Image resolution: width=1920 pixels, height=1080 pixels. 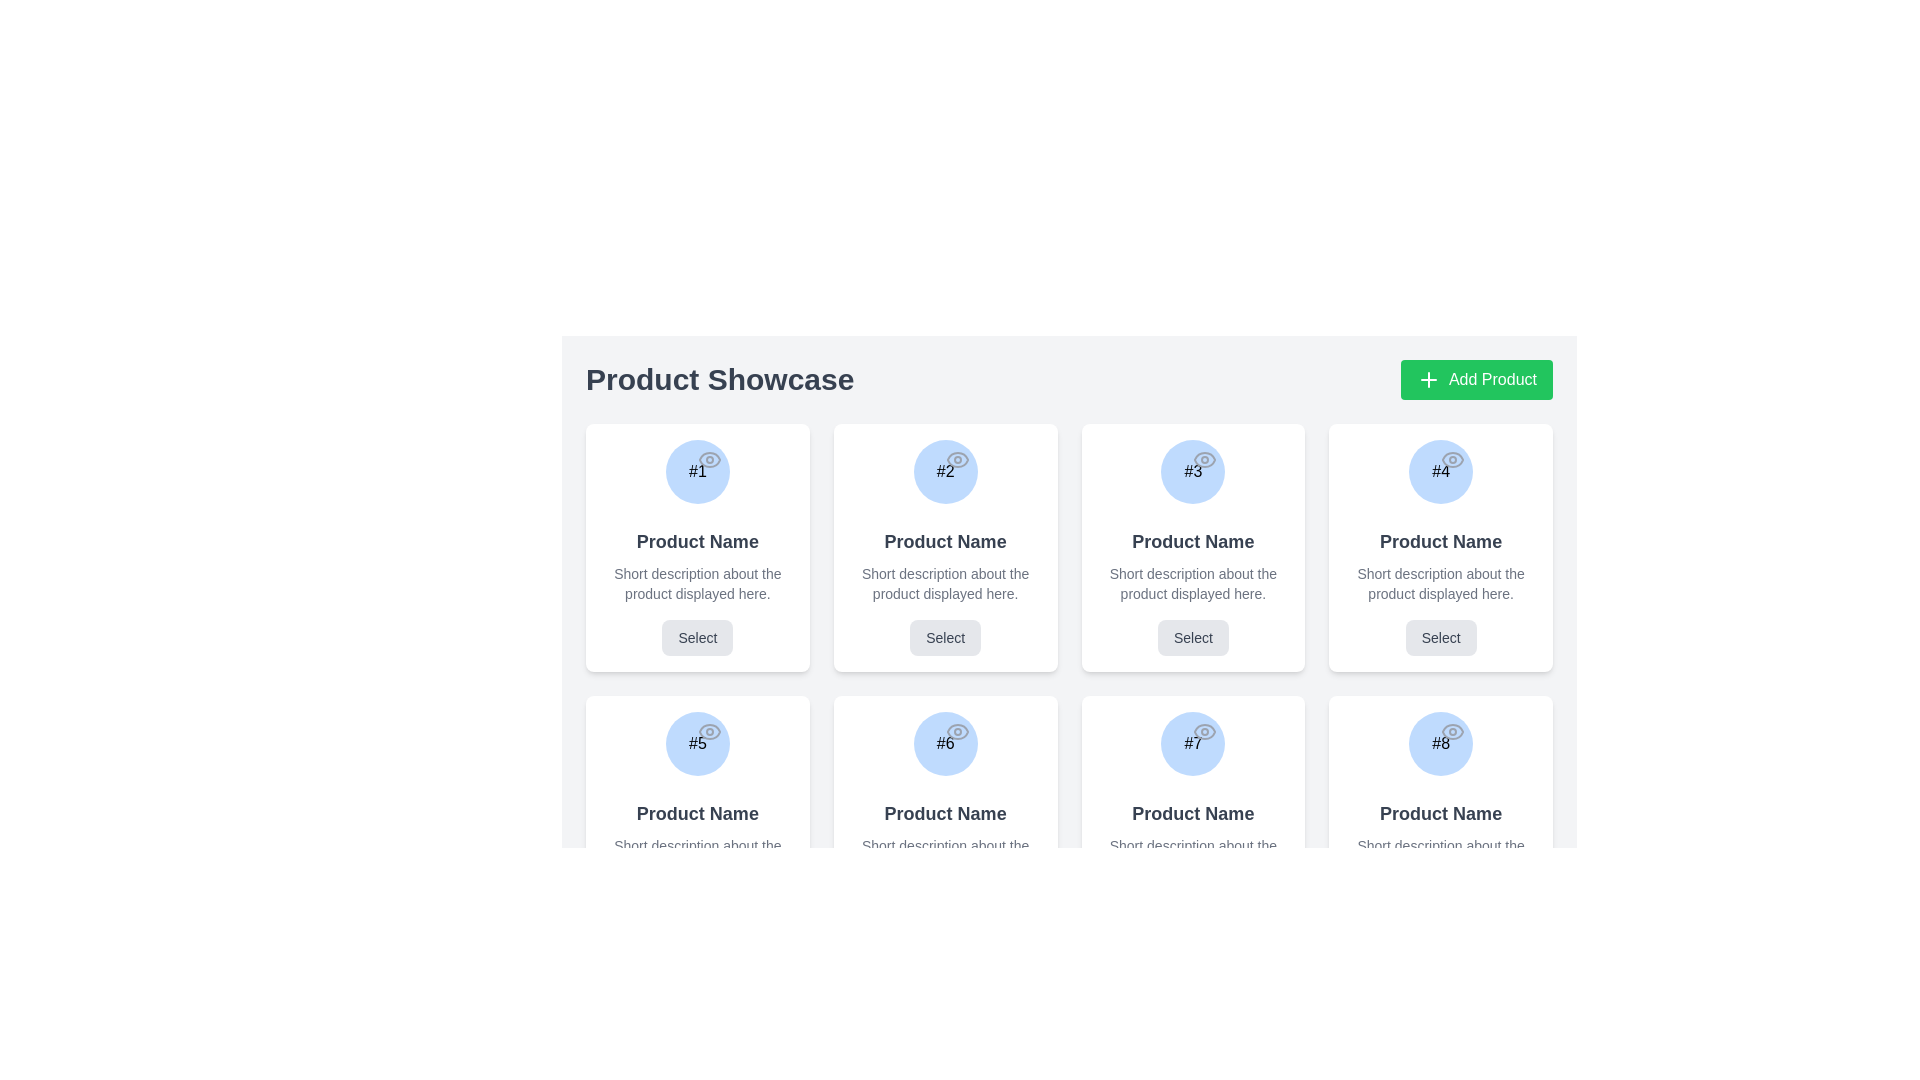 What do you see at coordinates (944, 744) in the screenshot?
I see `the label element in the second row, third column of the grid structure within the 'Product Name' card, which visually indicates the order or selection of the product` at bounding box center [944, 744].